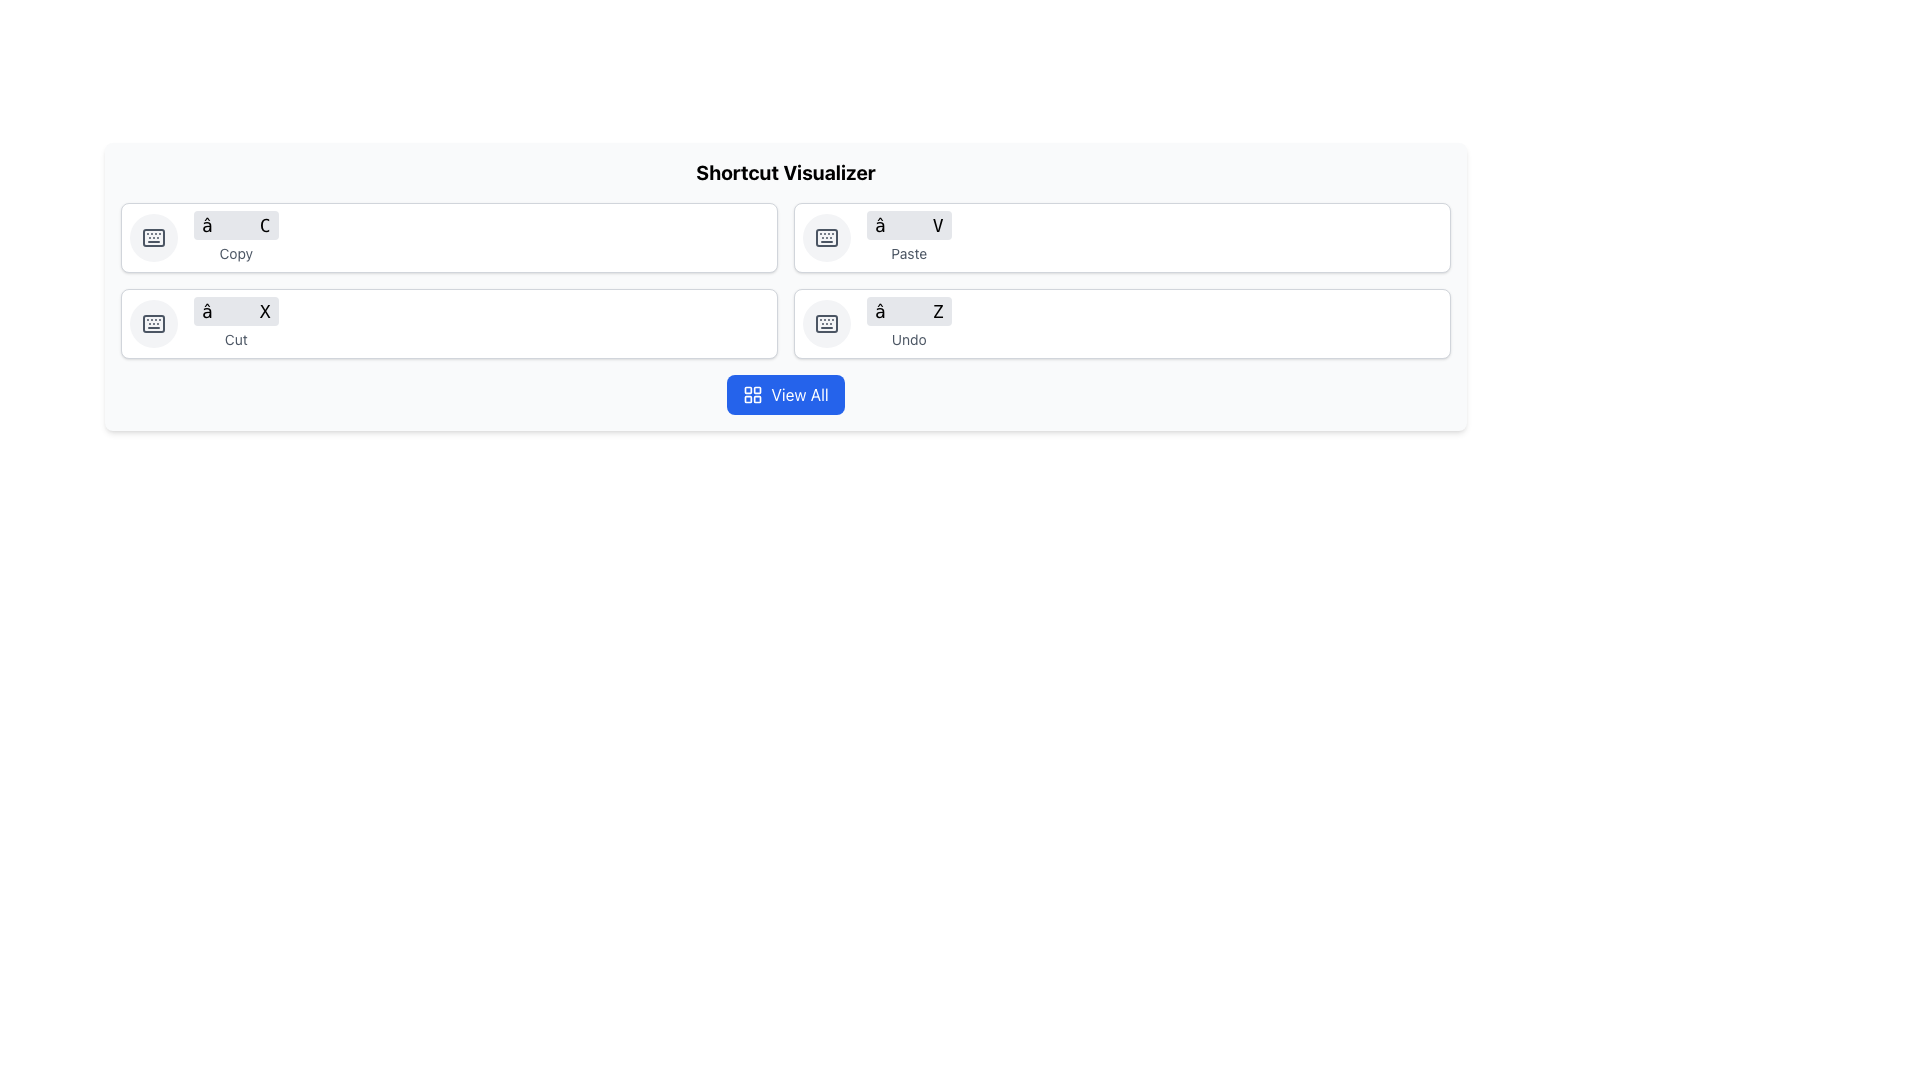 Image resolution: width=1920 pixels, height=1080 pixels. Describe the element at coordinates (785, 394) in the screenshot. I see `the button labeled 'View All' with a blue background and white text, located at the bottom center of the interface` at that location.